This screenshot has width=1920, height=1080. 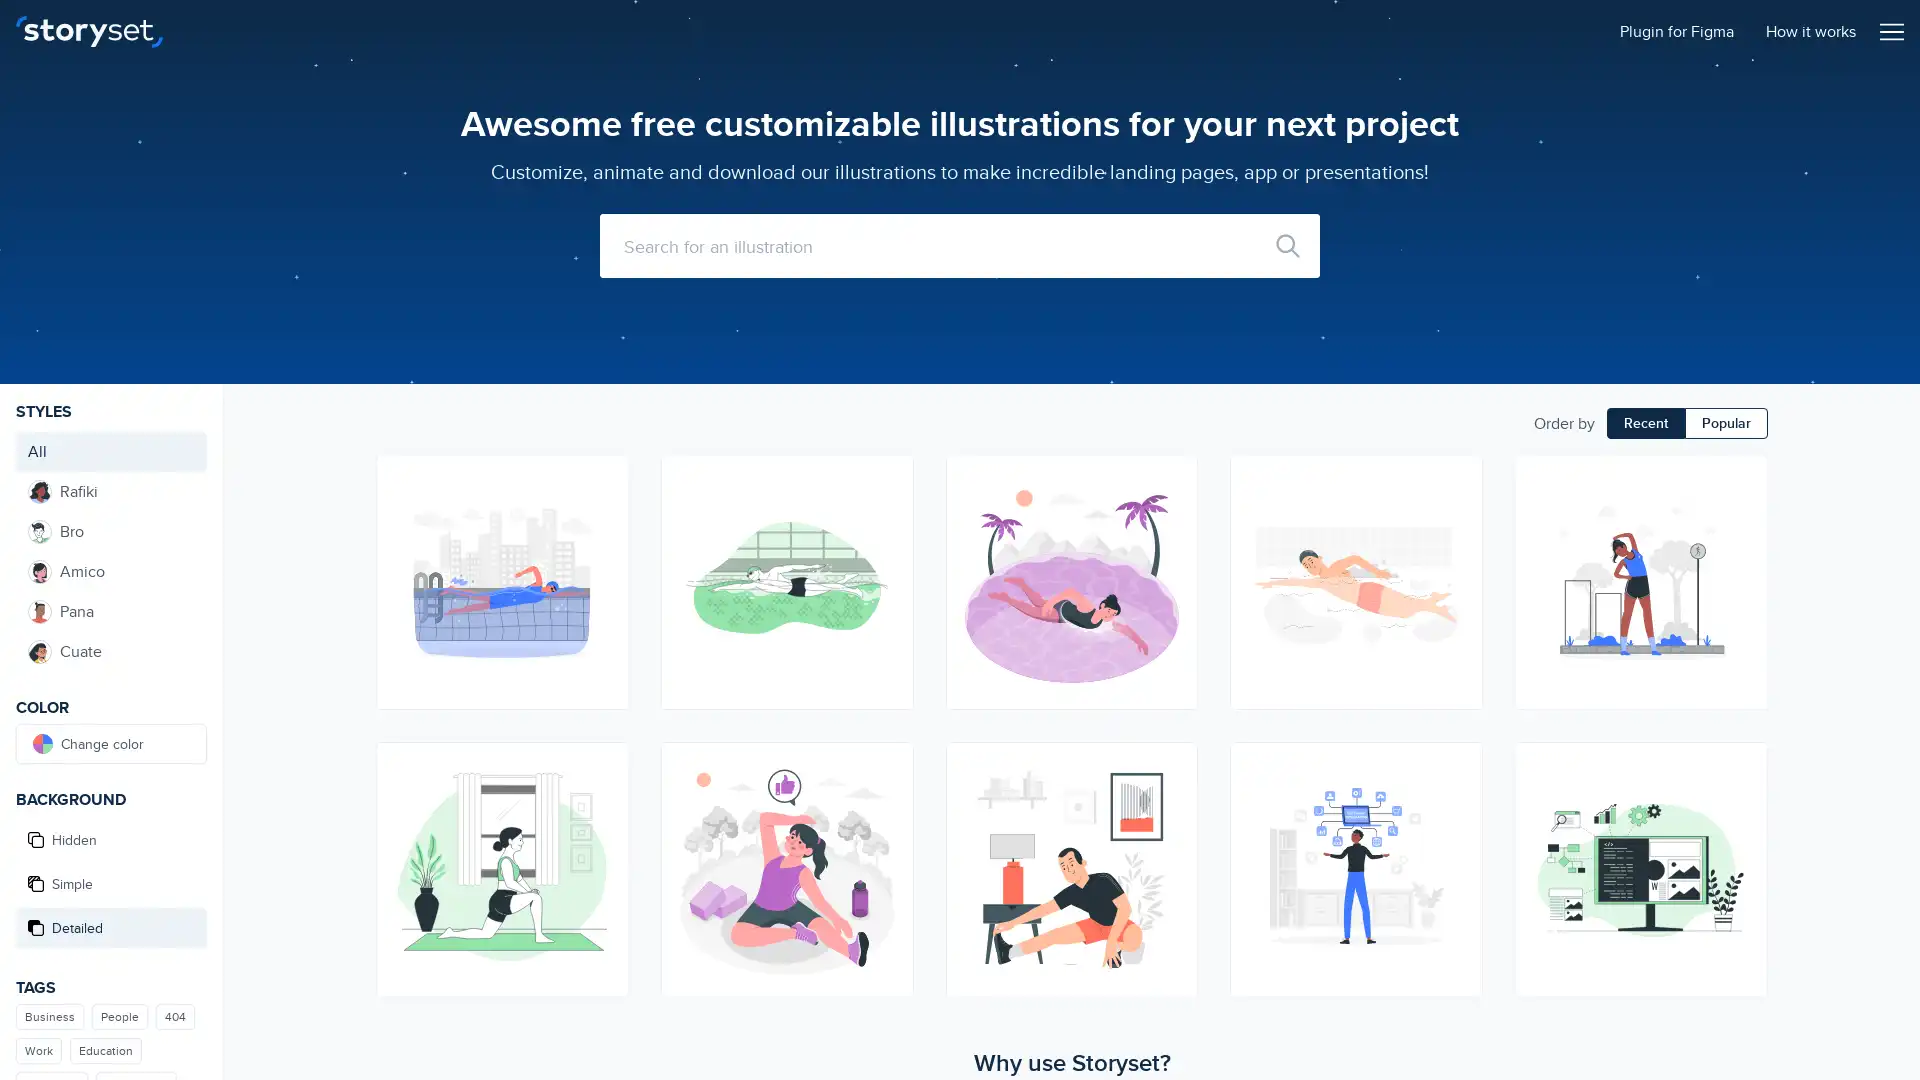 What do you see at coordinates (602, 801) in the screenshot?
I see `download icon Download` at bounding box center [602, 801].